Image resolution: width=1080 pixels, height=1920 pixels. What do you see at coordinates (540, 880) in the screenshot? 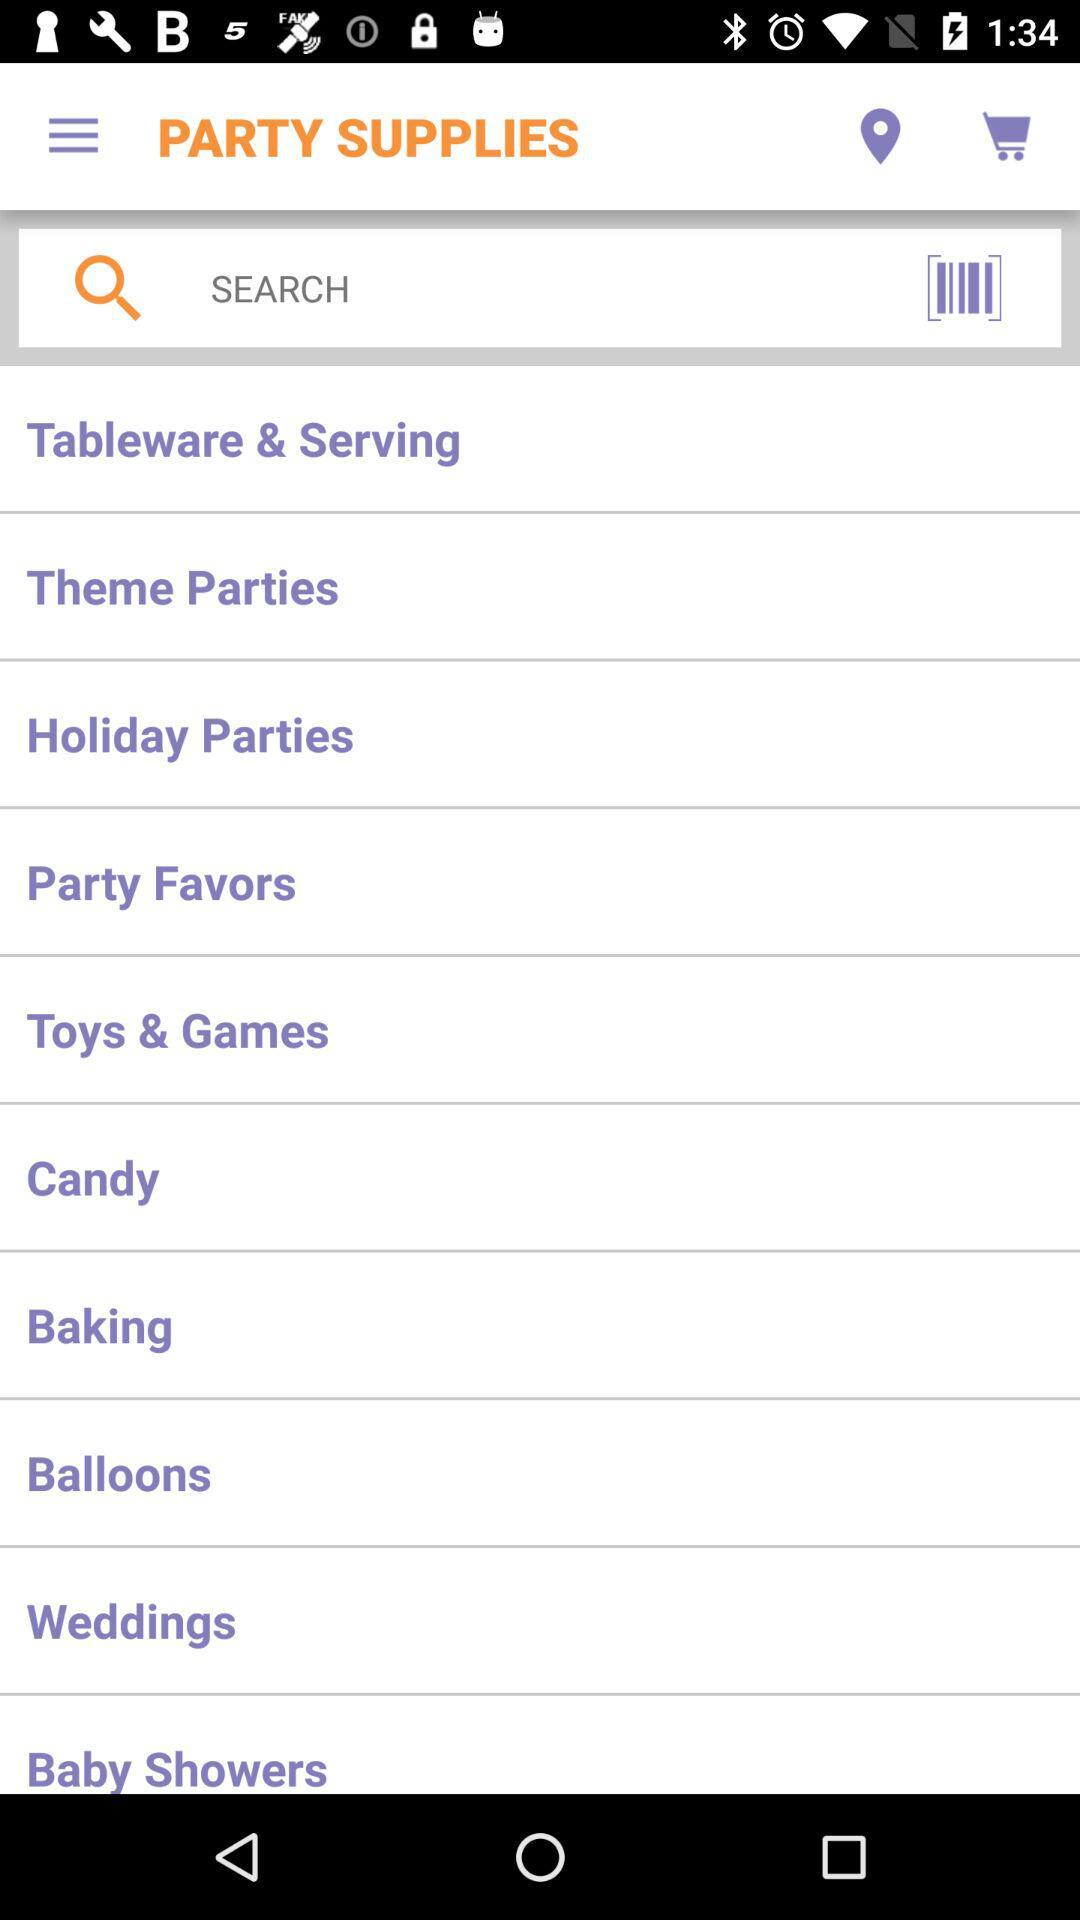
I see `item below the holiday parties item` at bounding box center [540, 880].